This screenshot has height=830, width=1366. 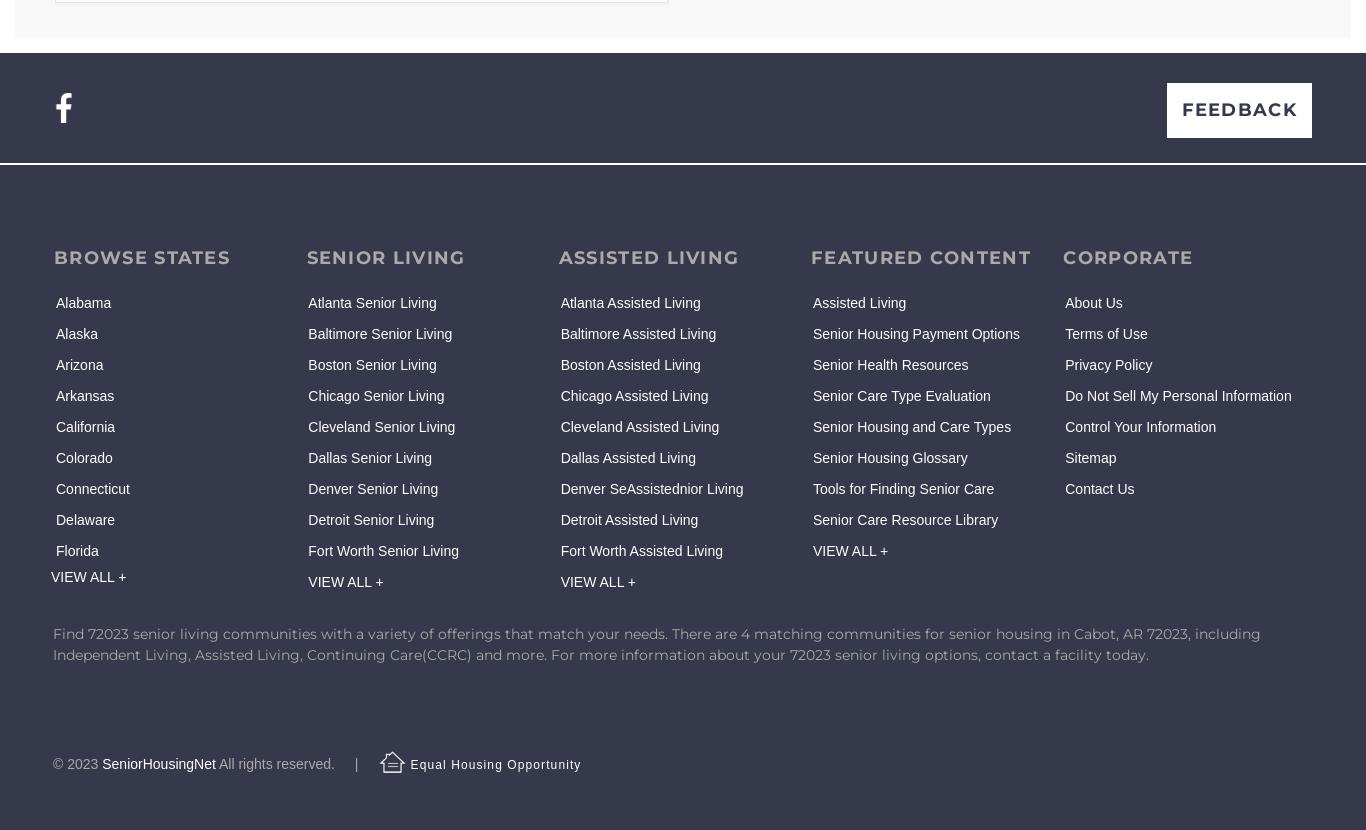 I want to click on 'Senior Housing Glossary', so click(x=888, y=456).